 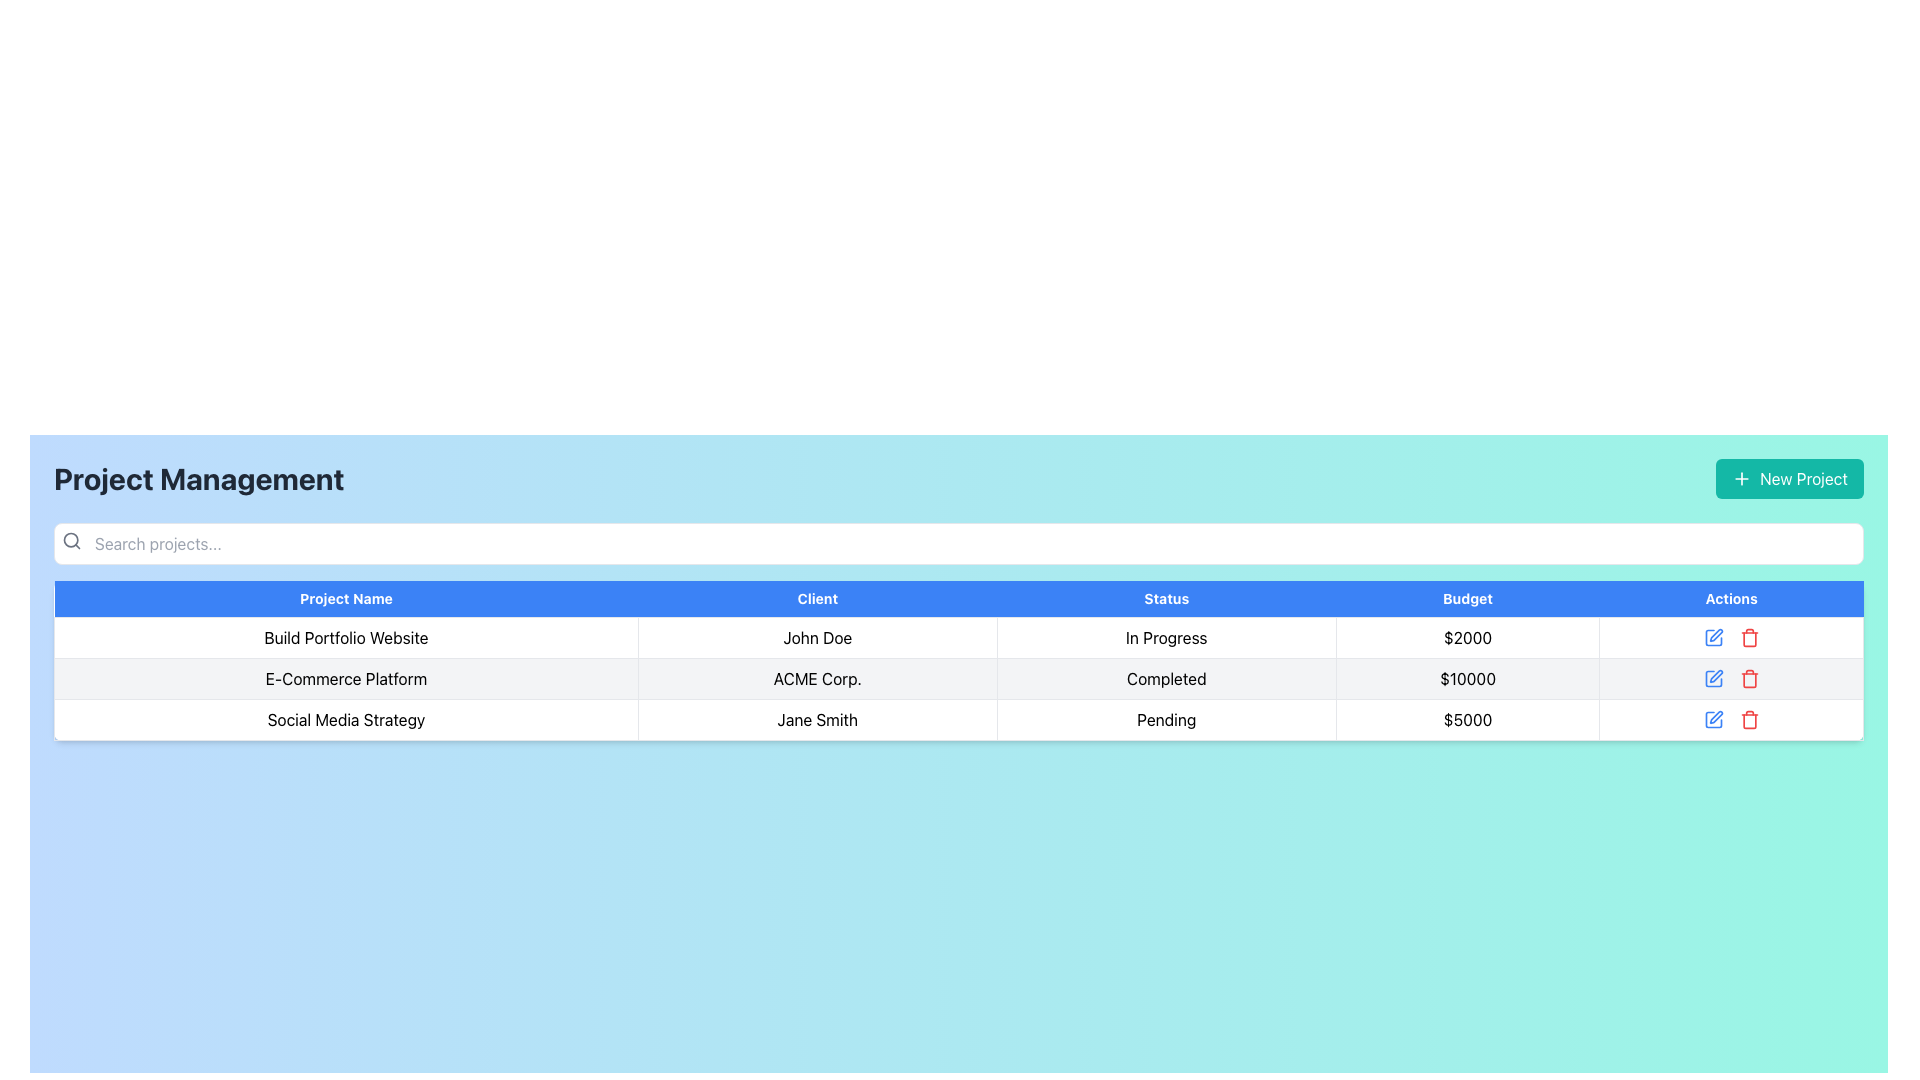 What do you see at coordinates (817, 637) in the screenshot?
I see `the table cell containing the text 'John Doe', which is the second cell` at bounding box center [817, 637].